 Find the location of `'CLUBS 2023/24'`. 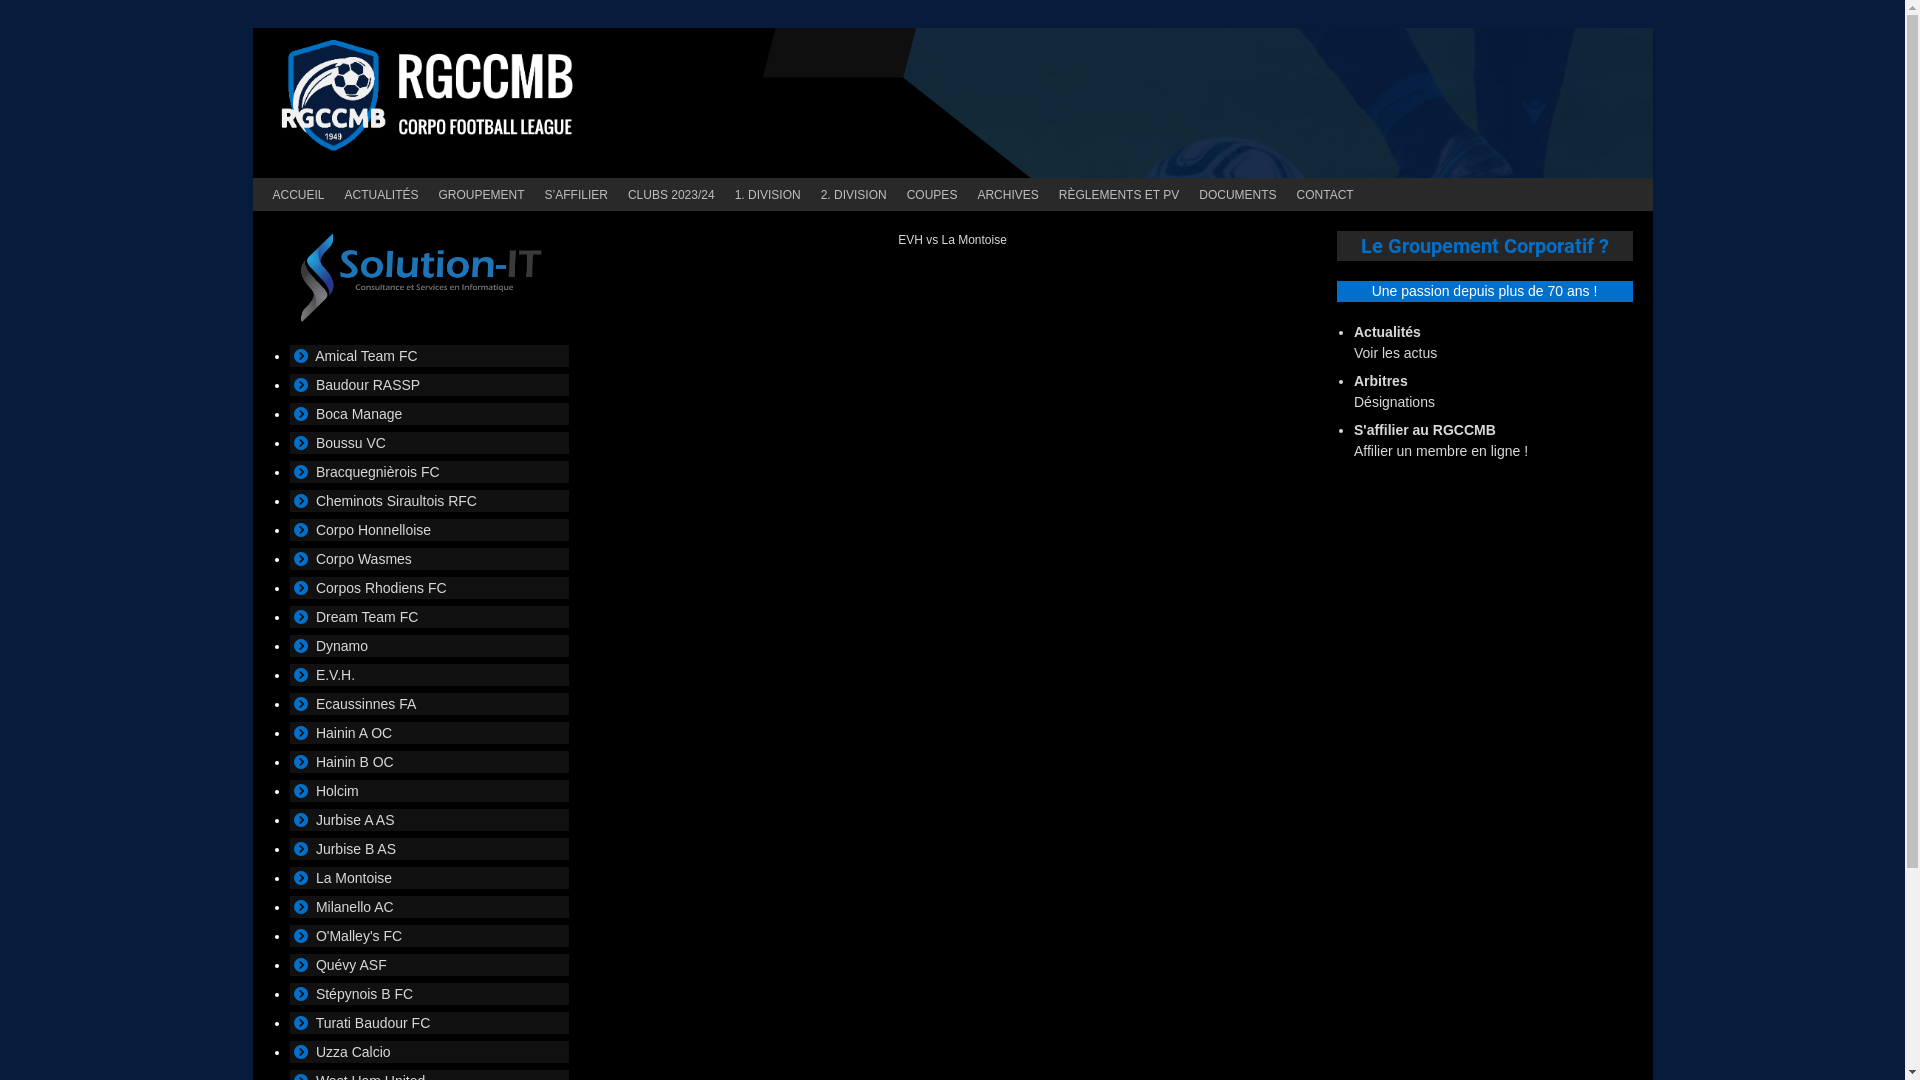

'CLUBS 2023/24' is located at coordinates (671, 194).